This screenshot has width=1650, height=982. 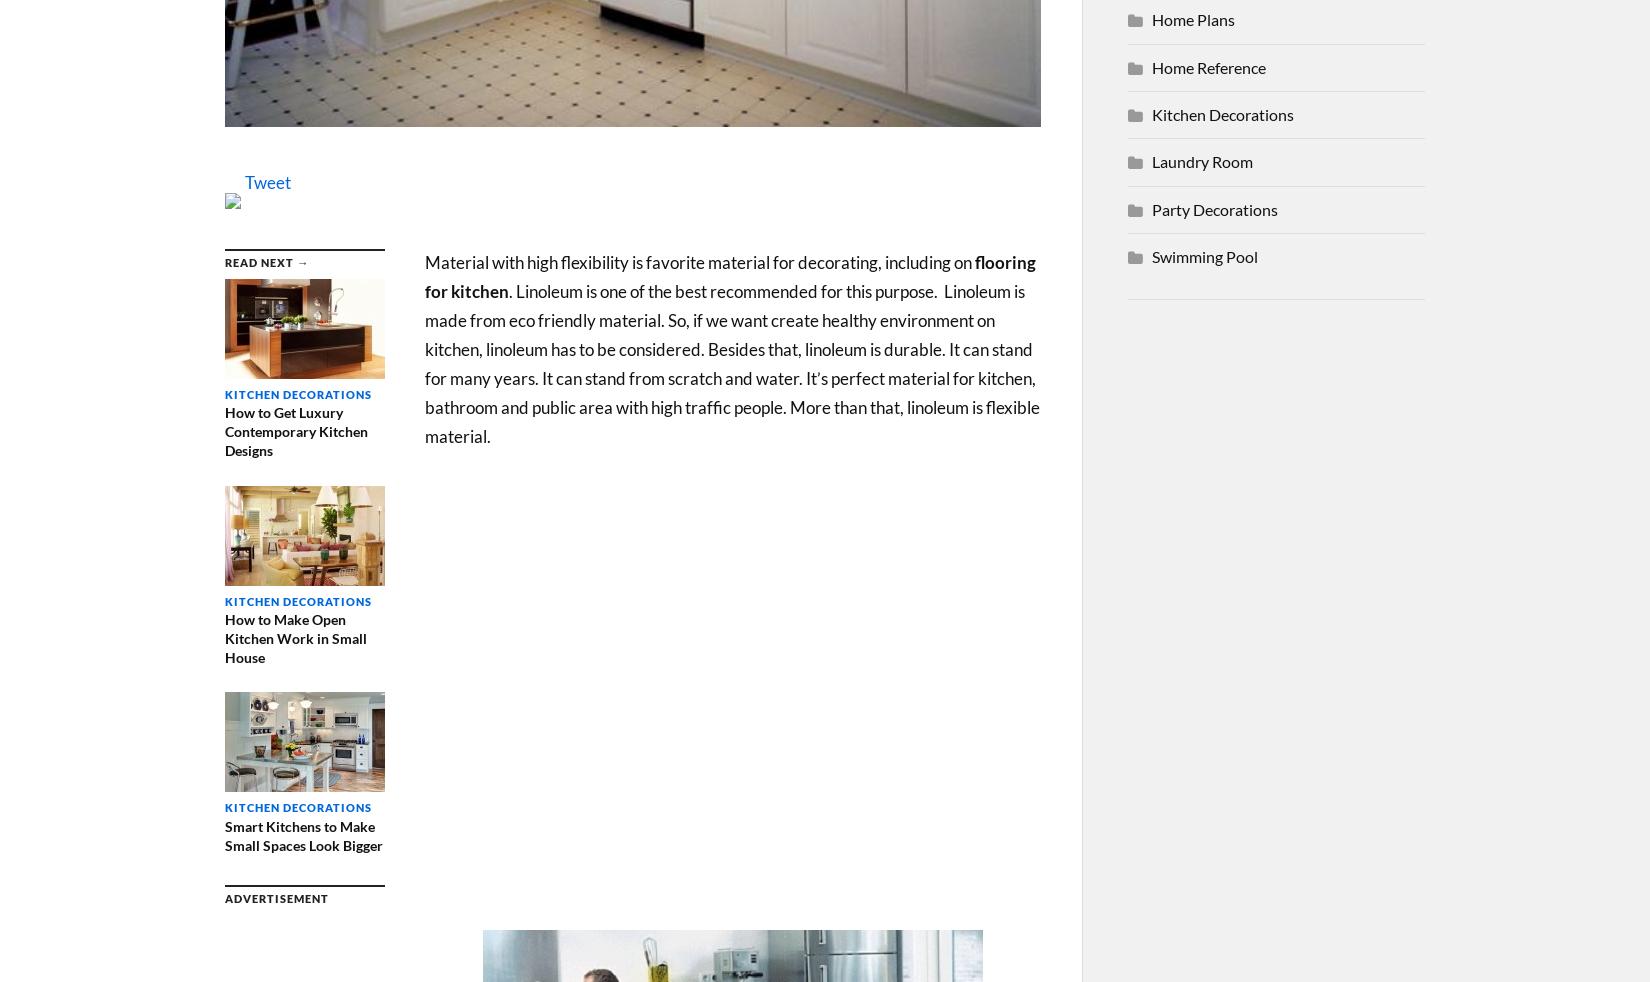 I want to click on 'flooring for kitchen', so click(x=424, y=277).